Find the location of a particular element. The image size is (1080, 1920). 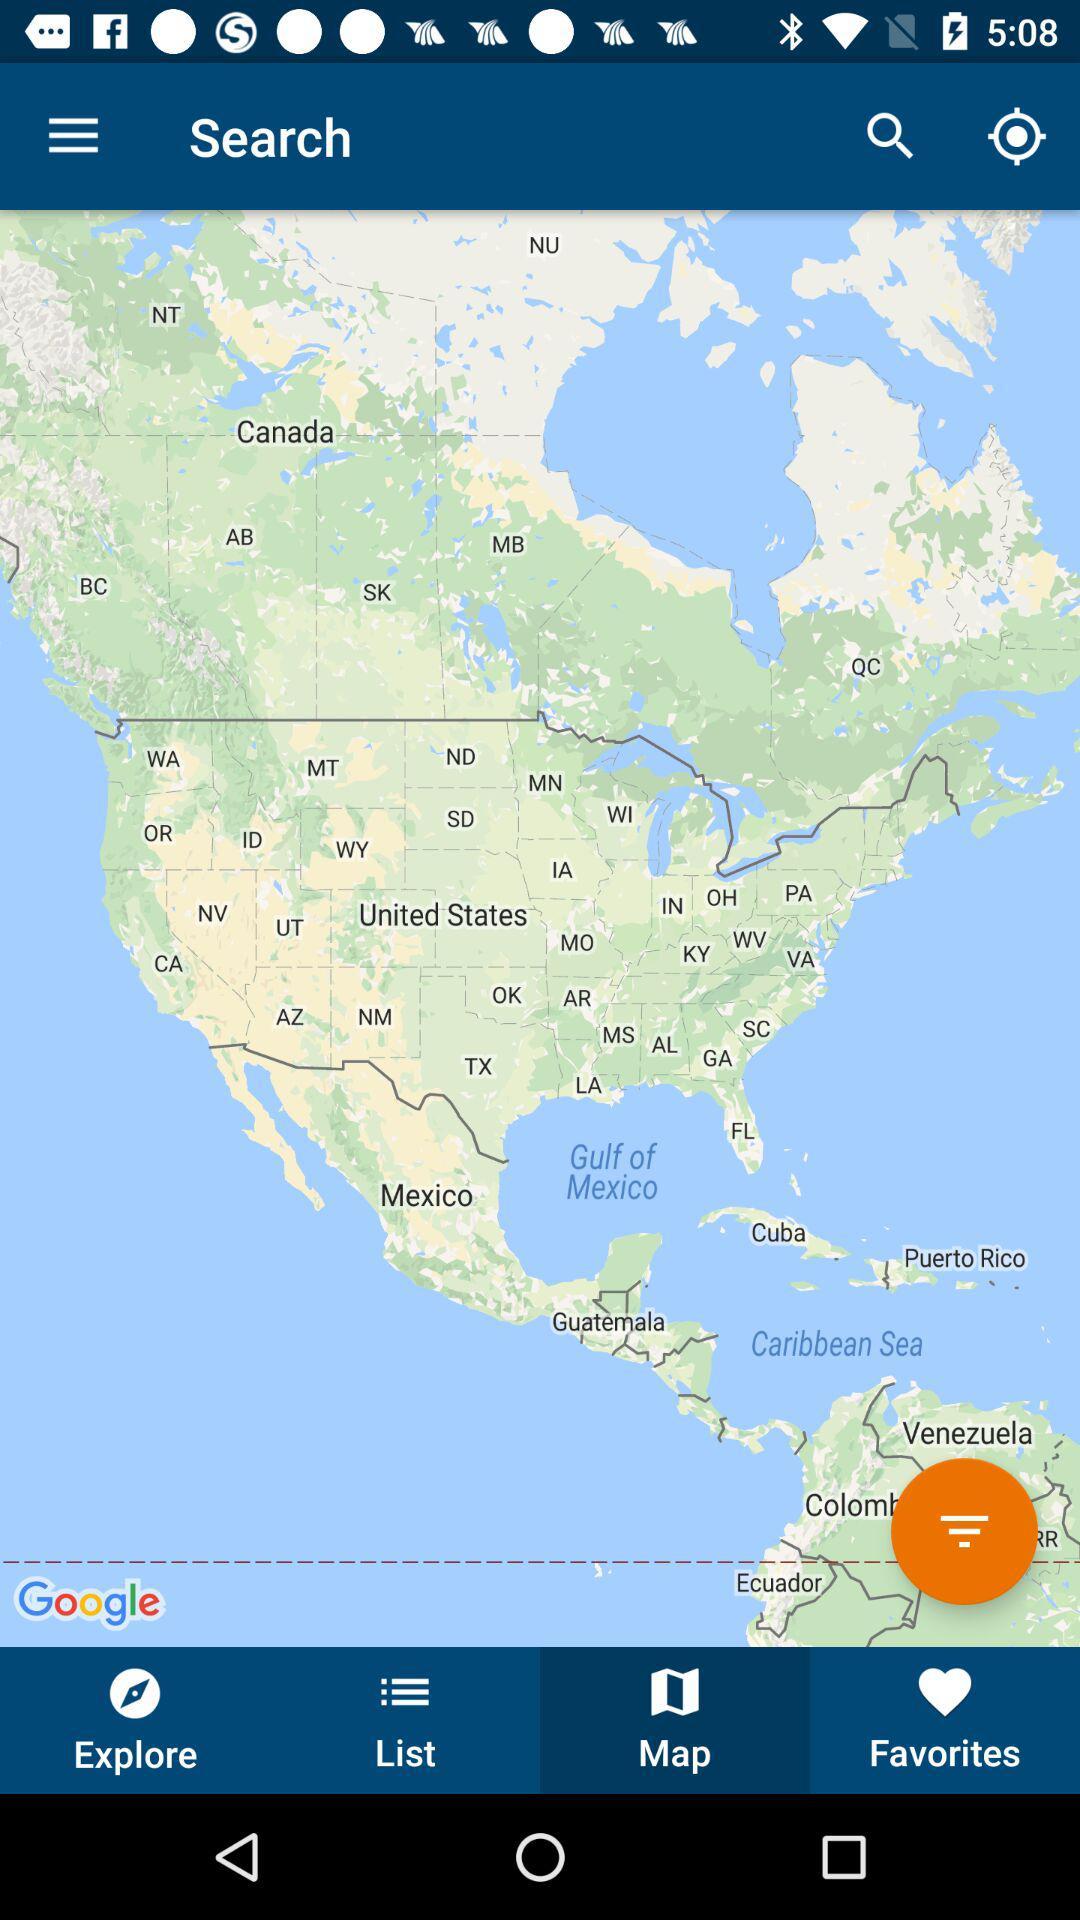

the item at the center is located at coordinates (540, 927).